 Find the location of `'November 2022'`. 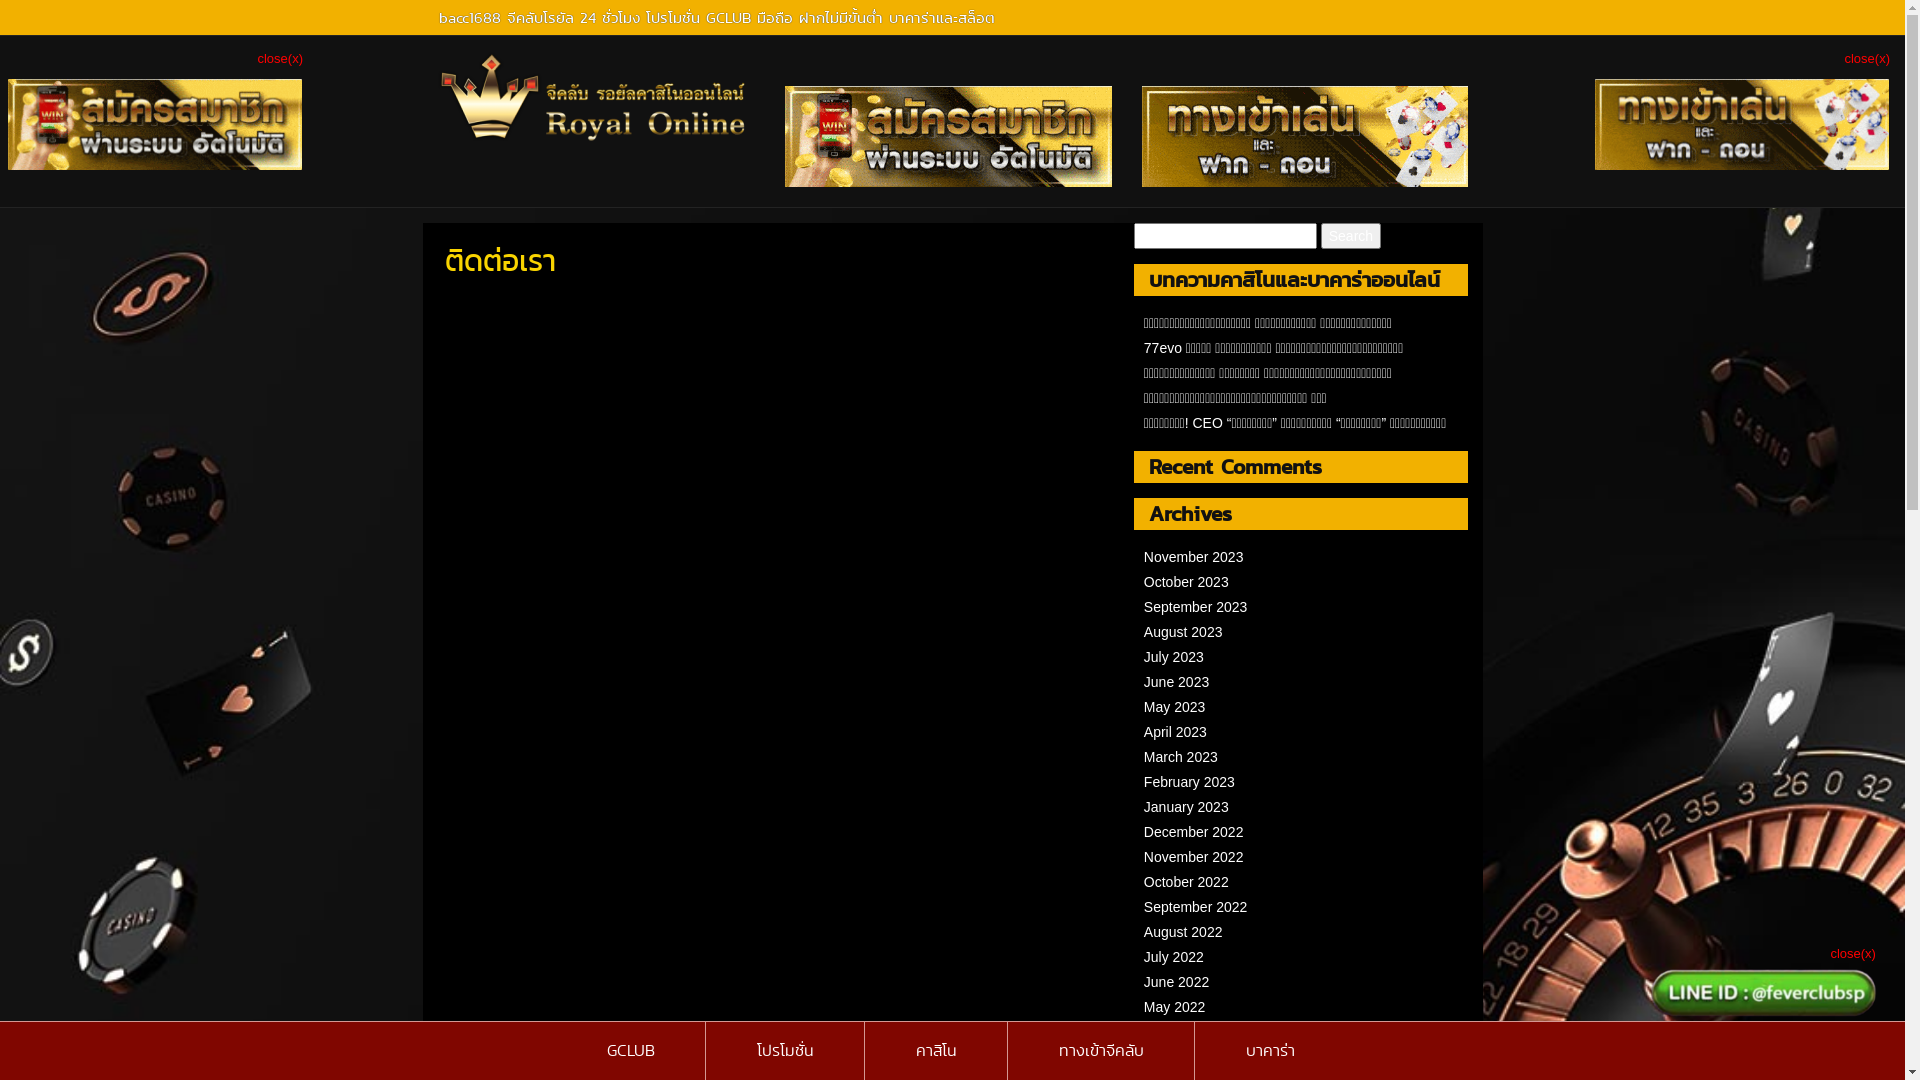

'November 2022' is located at coordinates (1143, 855).